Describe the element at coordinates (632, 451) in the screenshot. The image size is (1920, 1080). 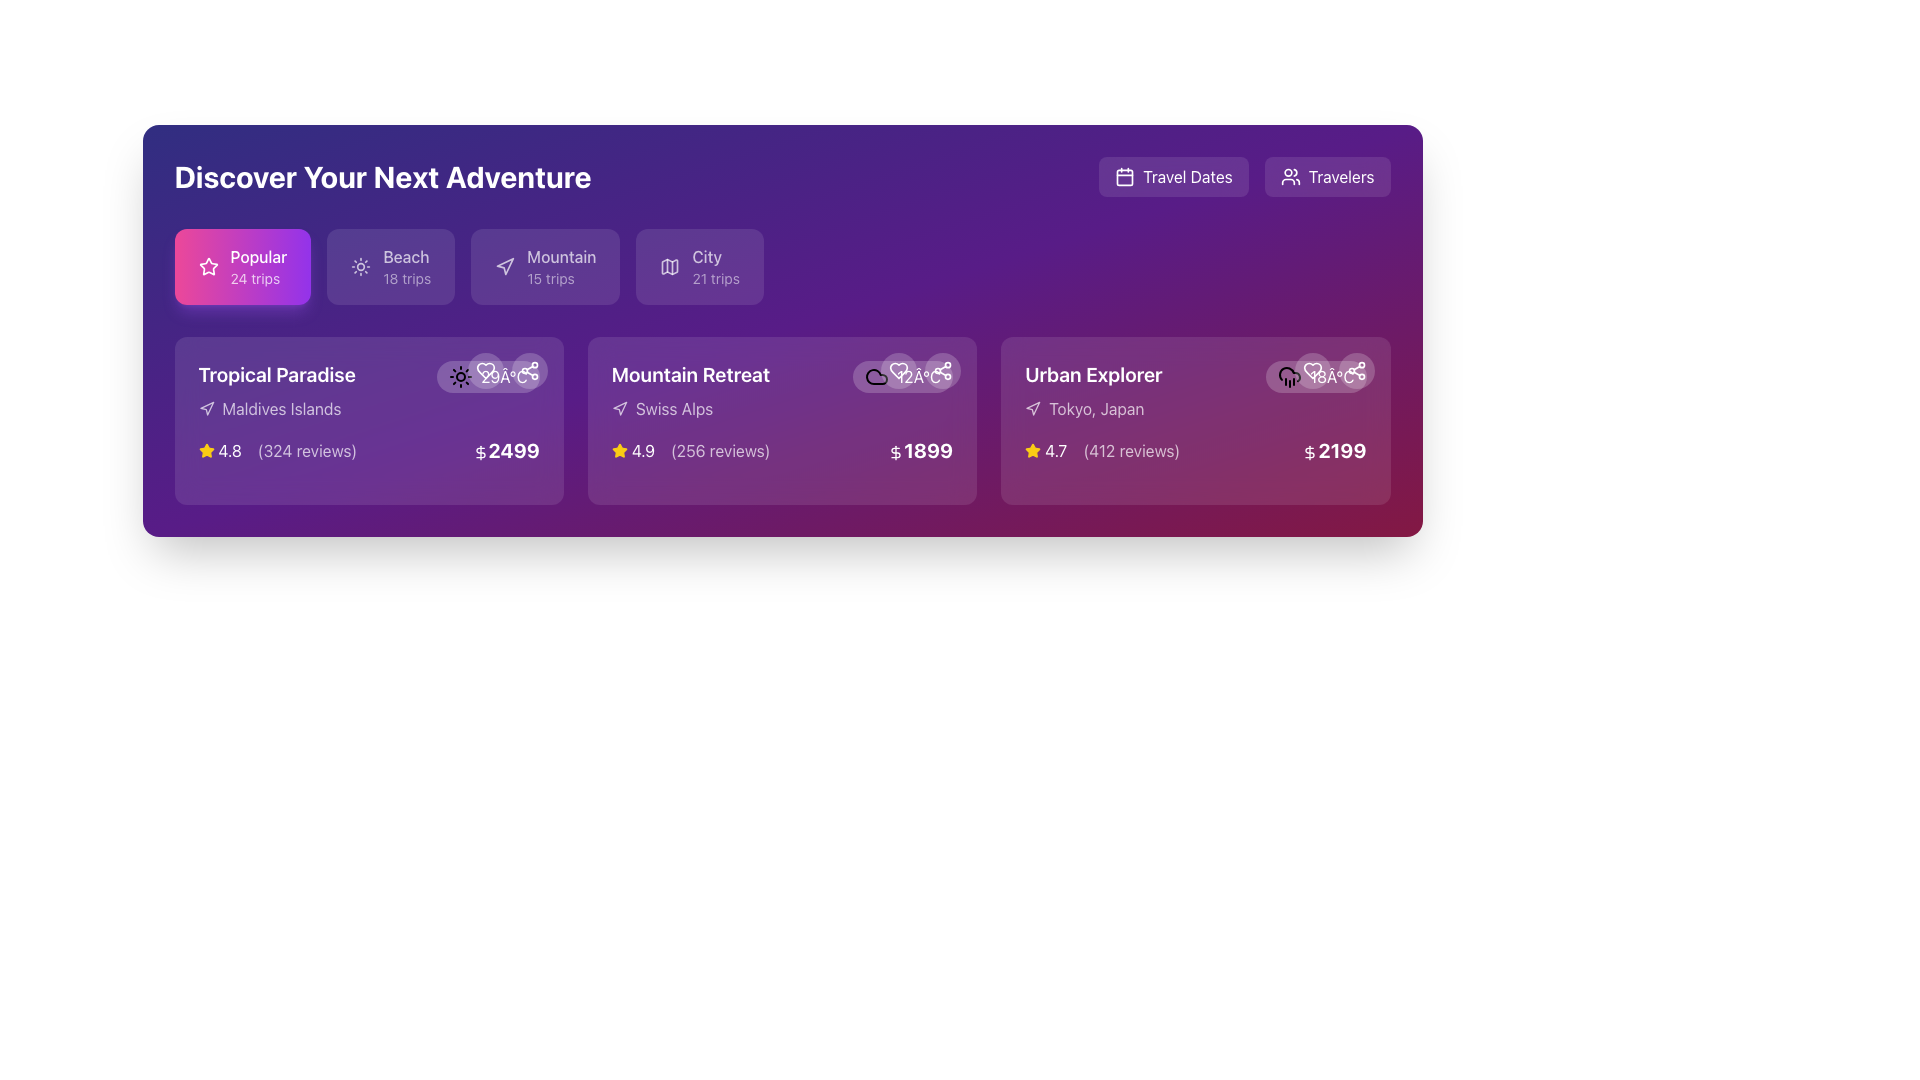
I see `the static rating display which consists of a yellow star icon and the text '4.9', located in the rating section of the middle card titled 'Mountain Retreat'` at that location.